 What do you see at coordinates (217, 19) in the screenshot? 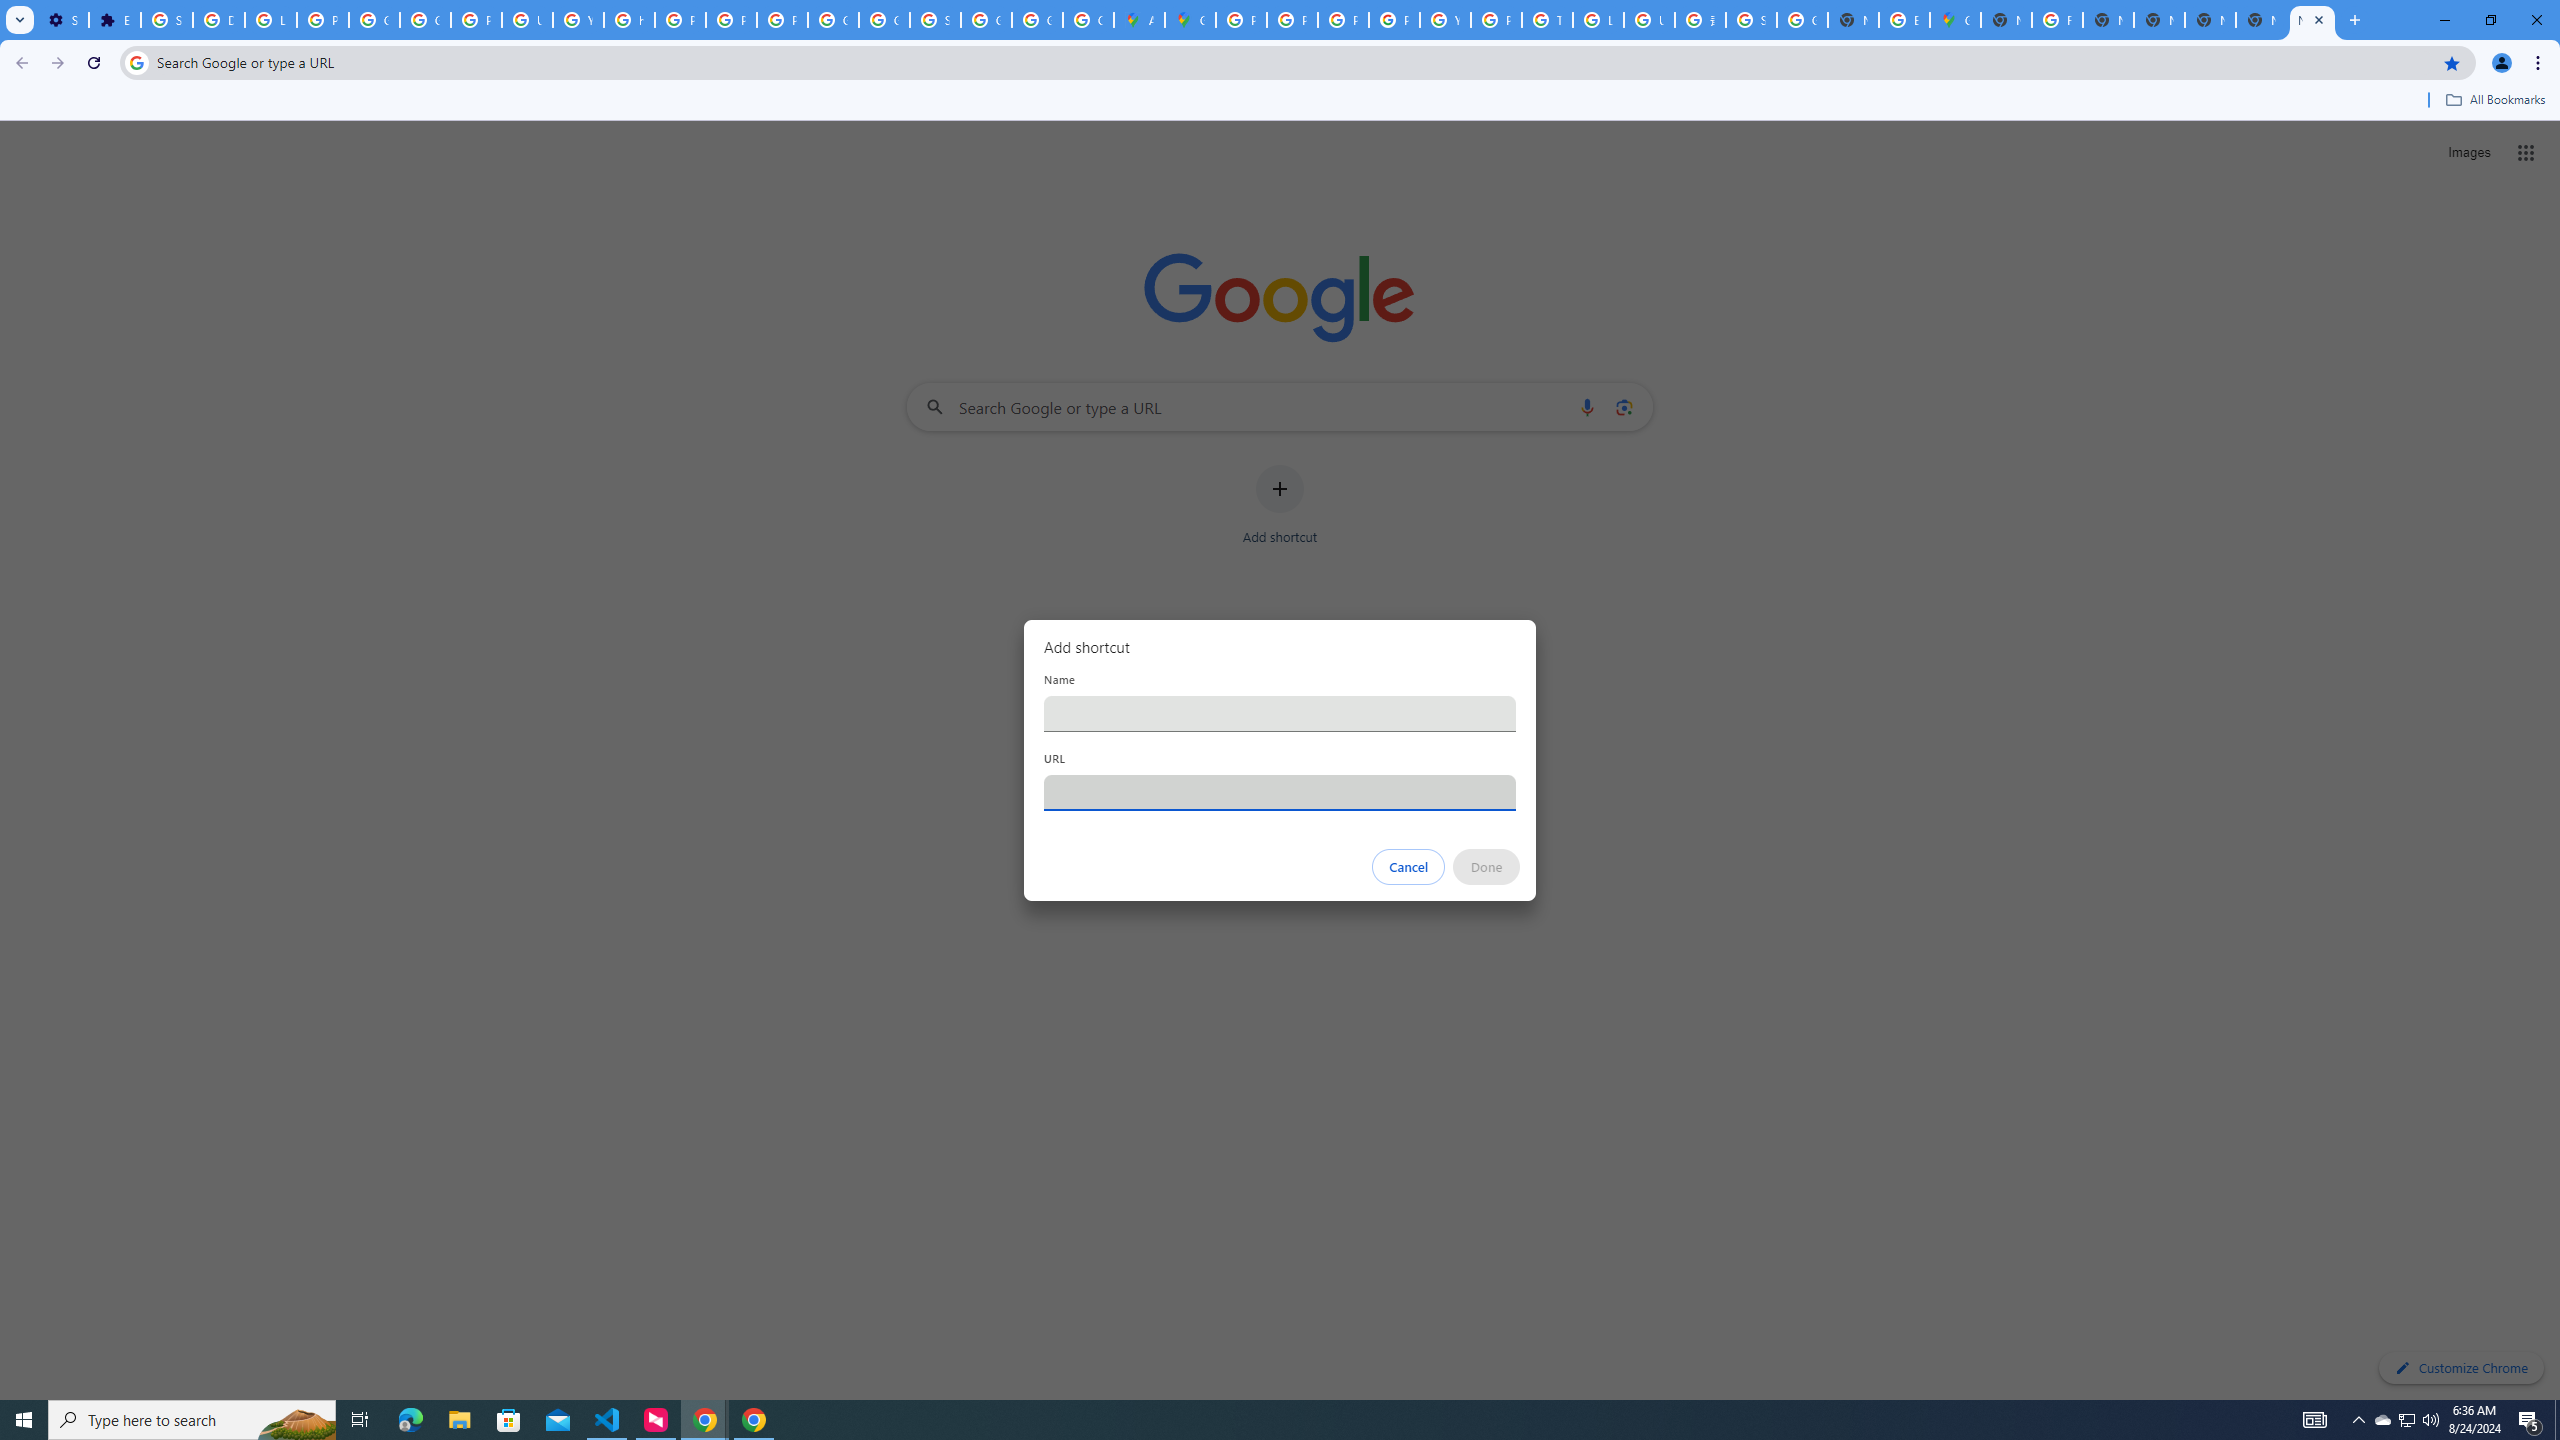
I see `'Delete photos & videos - Computer - Google Photos Help'` at bounding box center [217, 19].